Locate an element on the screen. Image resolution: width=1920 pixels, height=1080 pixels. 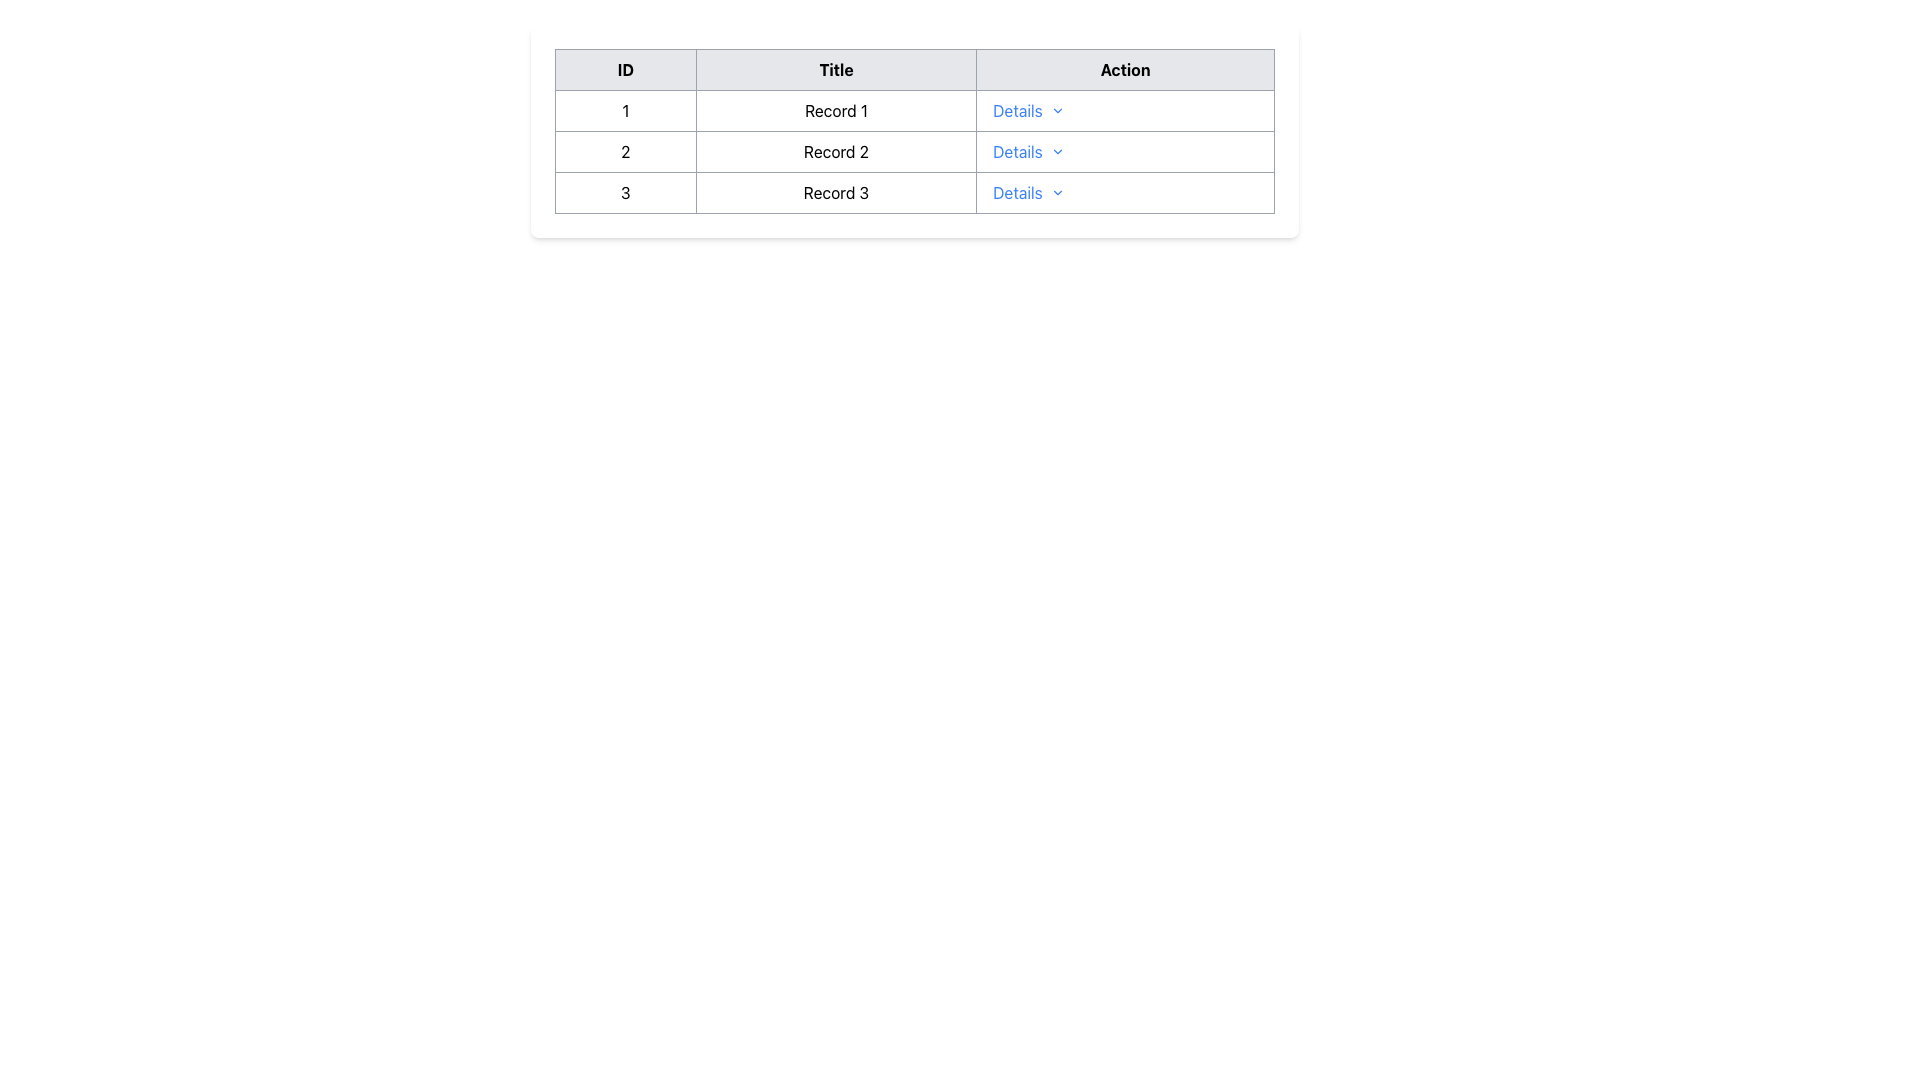
the downward chevron icon next to the 'Details' text in the first row is located at coordinates (1056, 111).